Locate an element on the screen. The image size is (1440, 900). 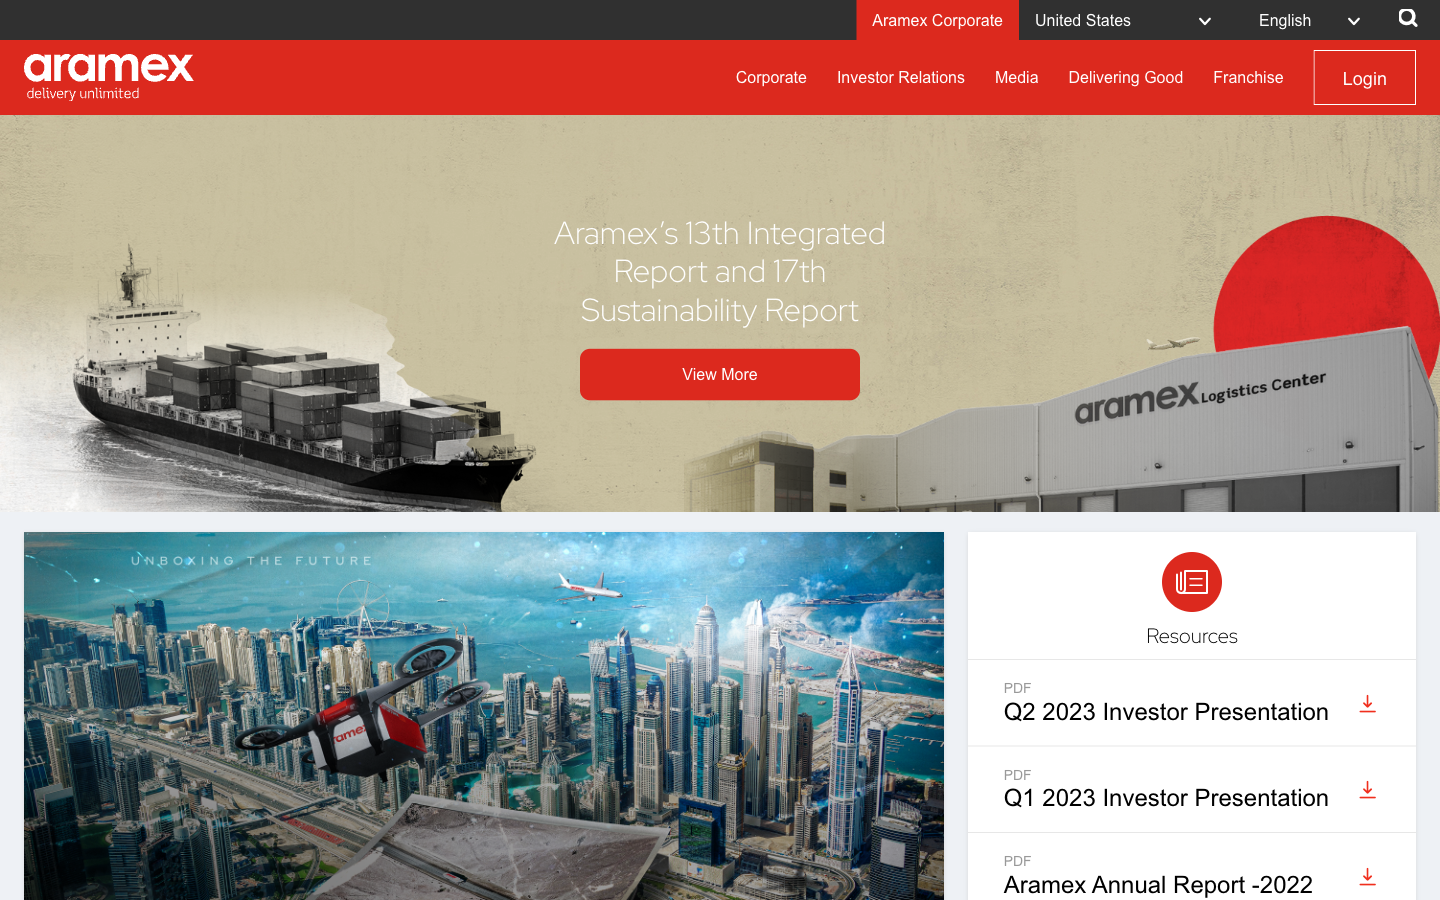
Adjust language setting to the second option in the selection menu is located at coordinates (1315, 18).